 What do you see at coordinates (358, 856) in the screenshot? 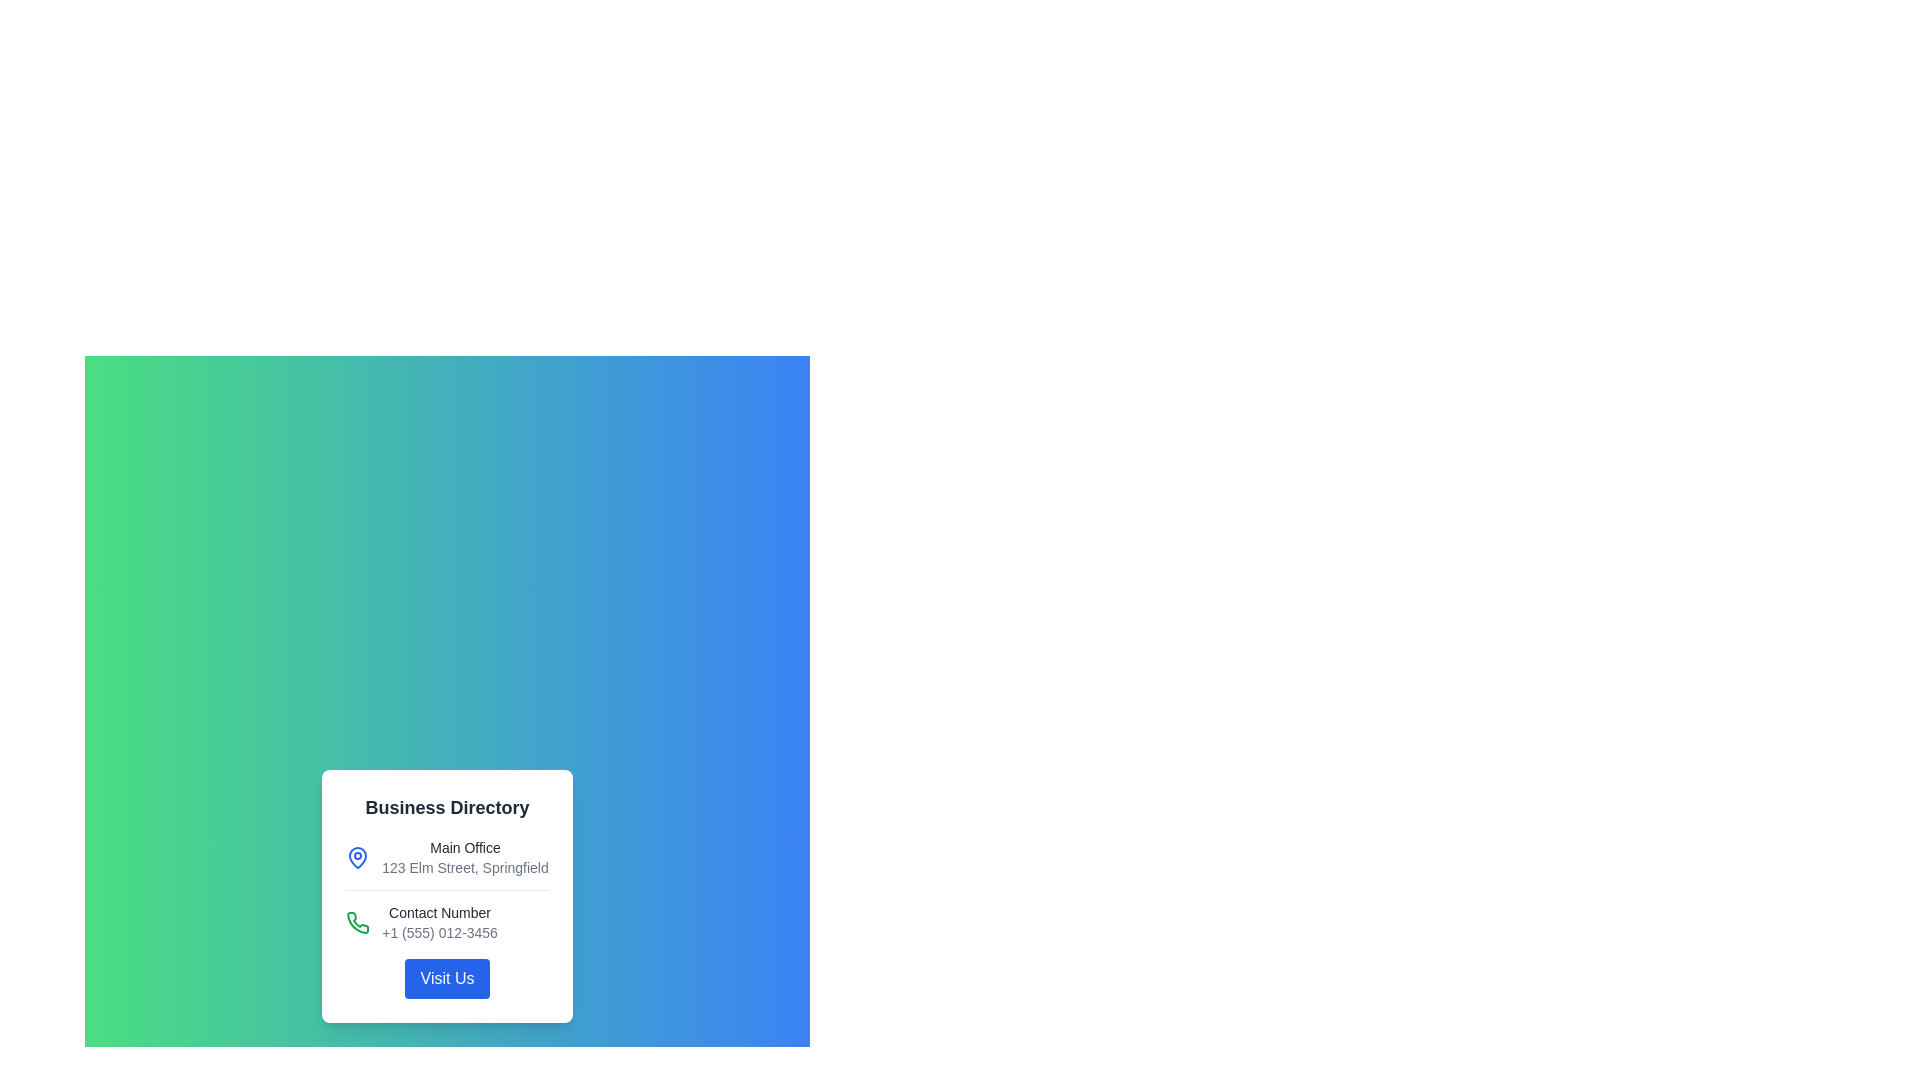
I see `the blue map pin icon resembling a location marker located to the left of the text 'Main Office' within the 'Business Directory' card` at bounding box center [358, 856].